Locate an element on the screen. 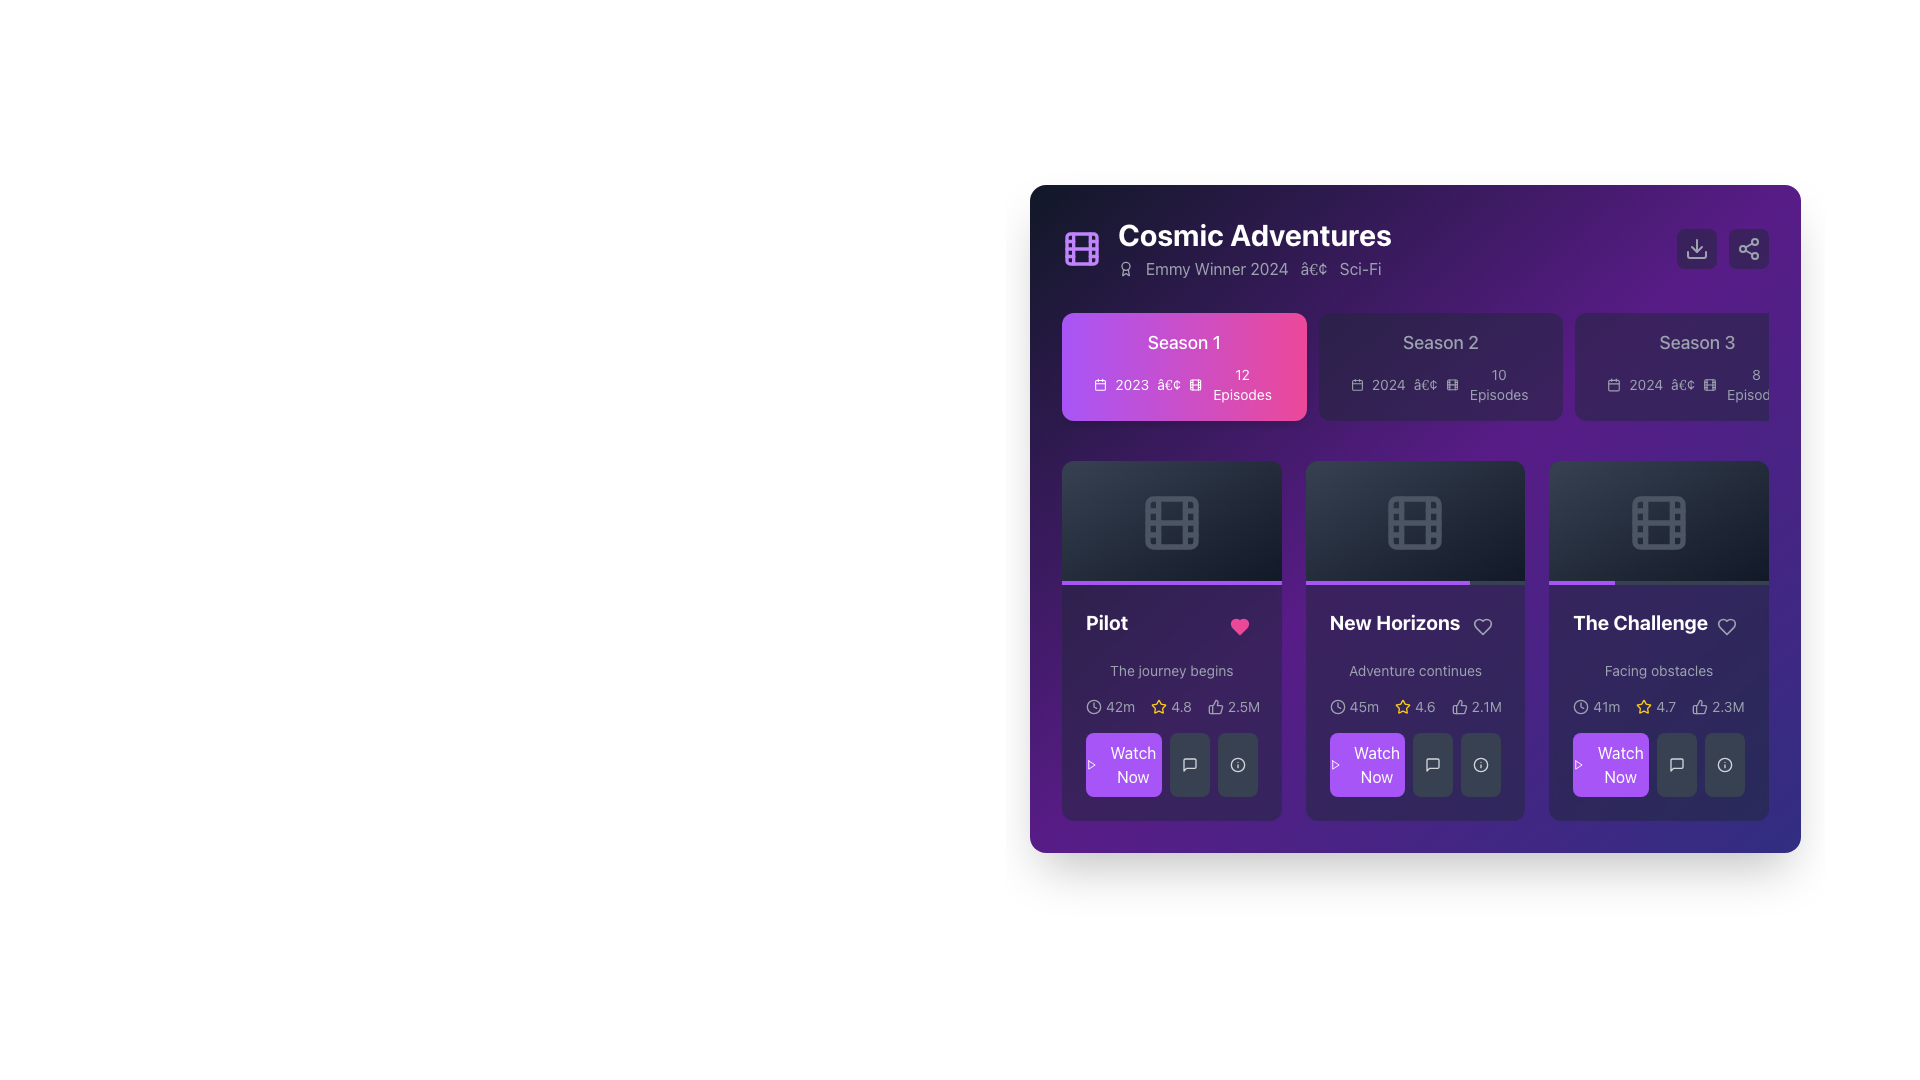 Image resolution: width=1920 pixels, height=1080 pixels. the numeric statistic text label displaying the count related to the thumbs-up icon, located in the 'Pilot' card at the bottom section of the three-column layout is located at coordinates (1242, 705).